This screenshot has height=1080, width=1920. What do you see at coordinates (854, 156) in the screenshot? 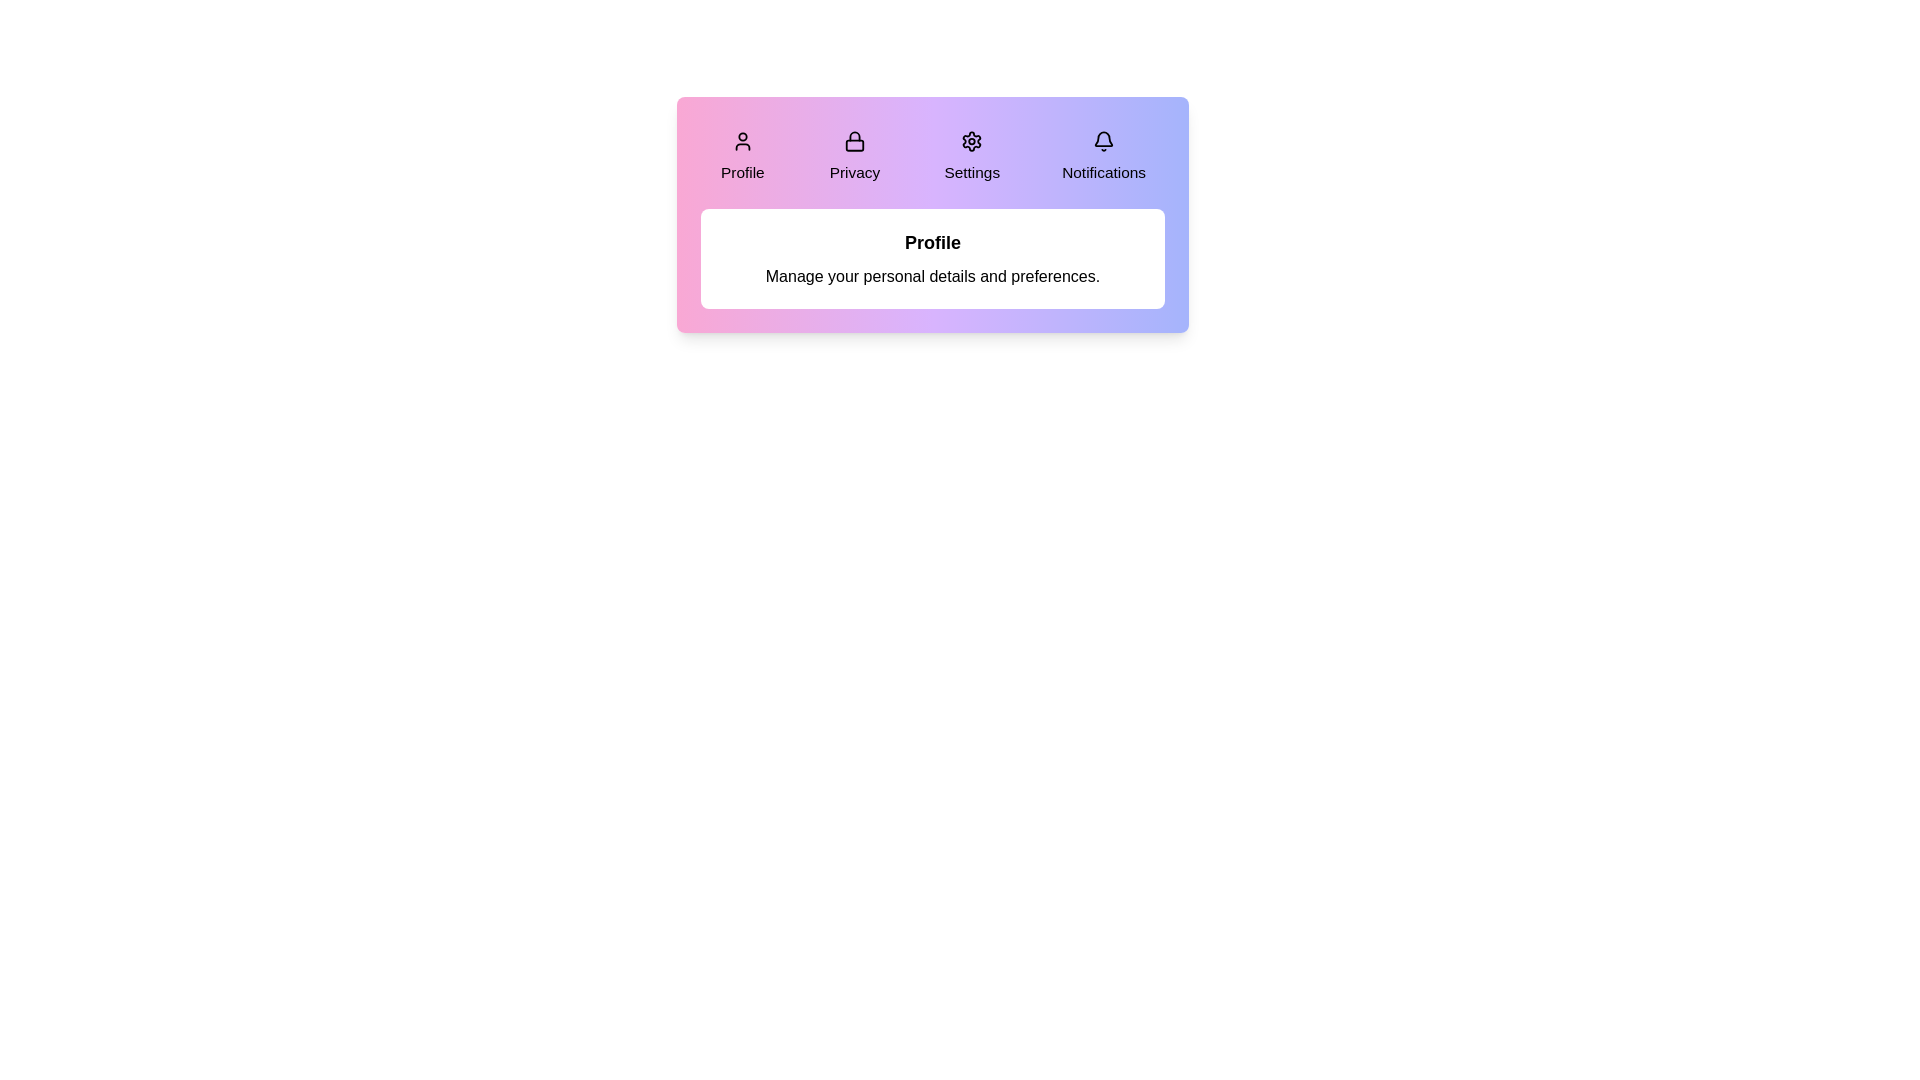
I see `the Privacy tab by clicking on it` at bounding box center [854, 156].